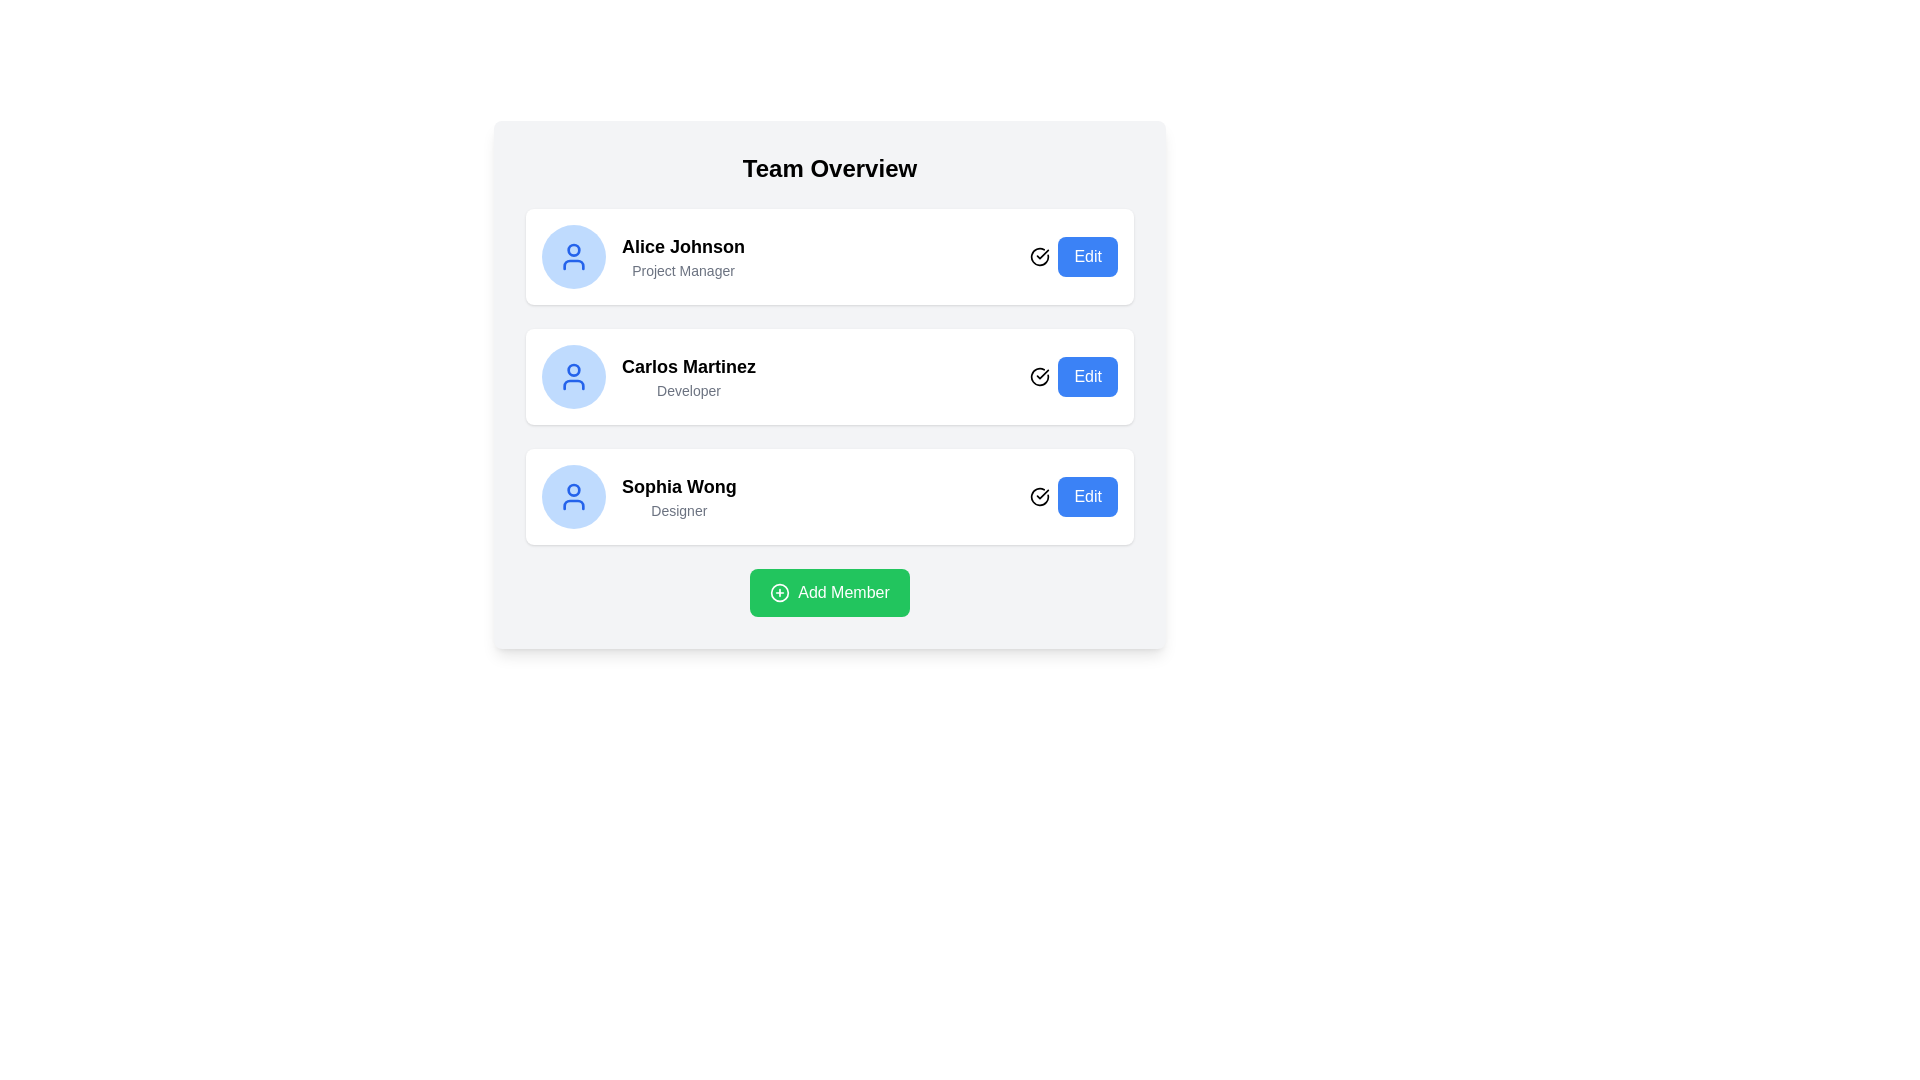 This screenshot has height=1080, width=1920. I want to click on the 'Edit' button located at the bottom right of the 'Sophia Wong' profile entry to initiate the editing action for this specific profile, so click(1073, 496).